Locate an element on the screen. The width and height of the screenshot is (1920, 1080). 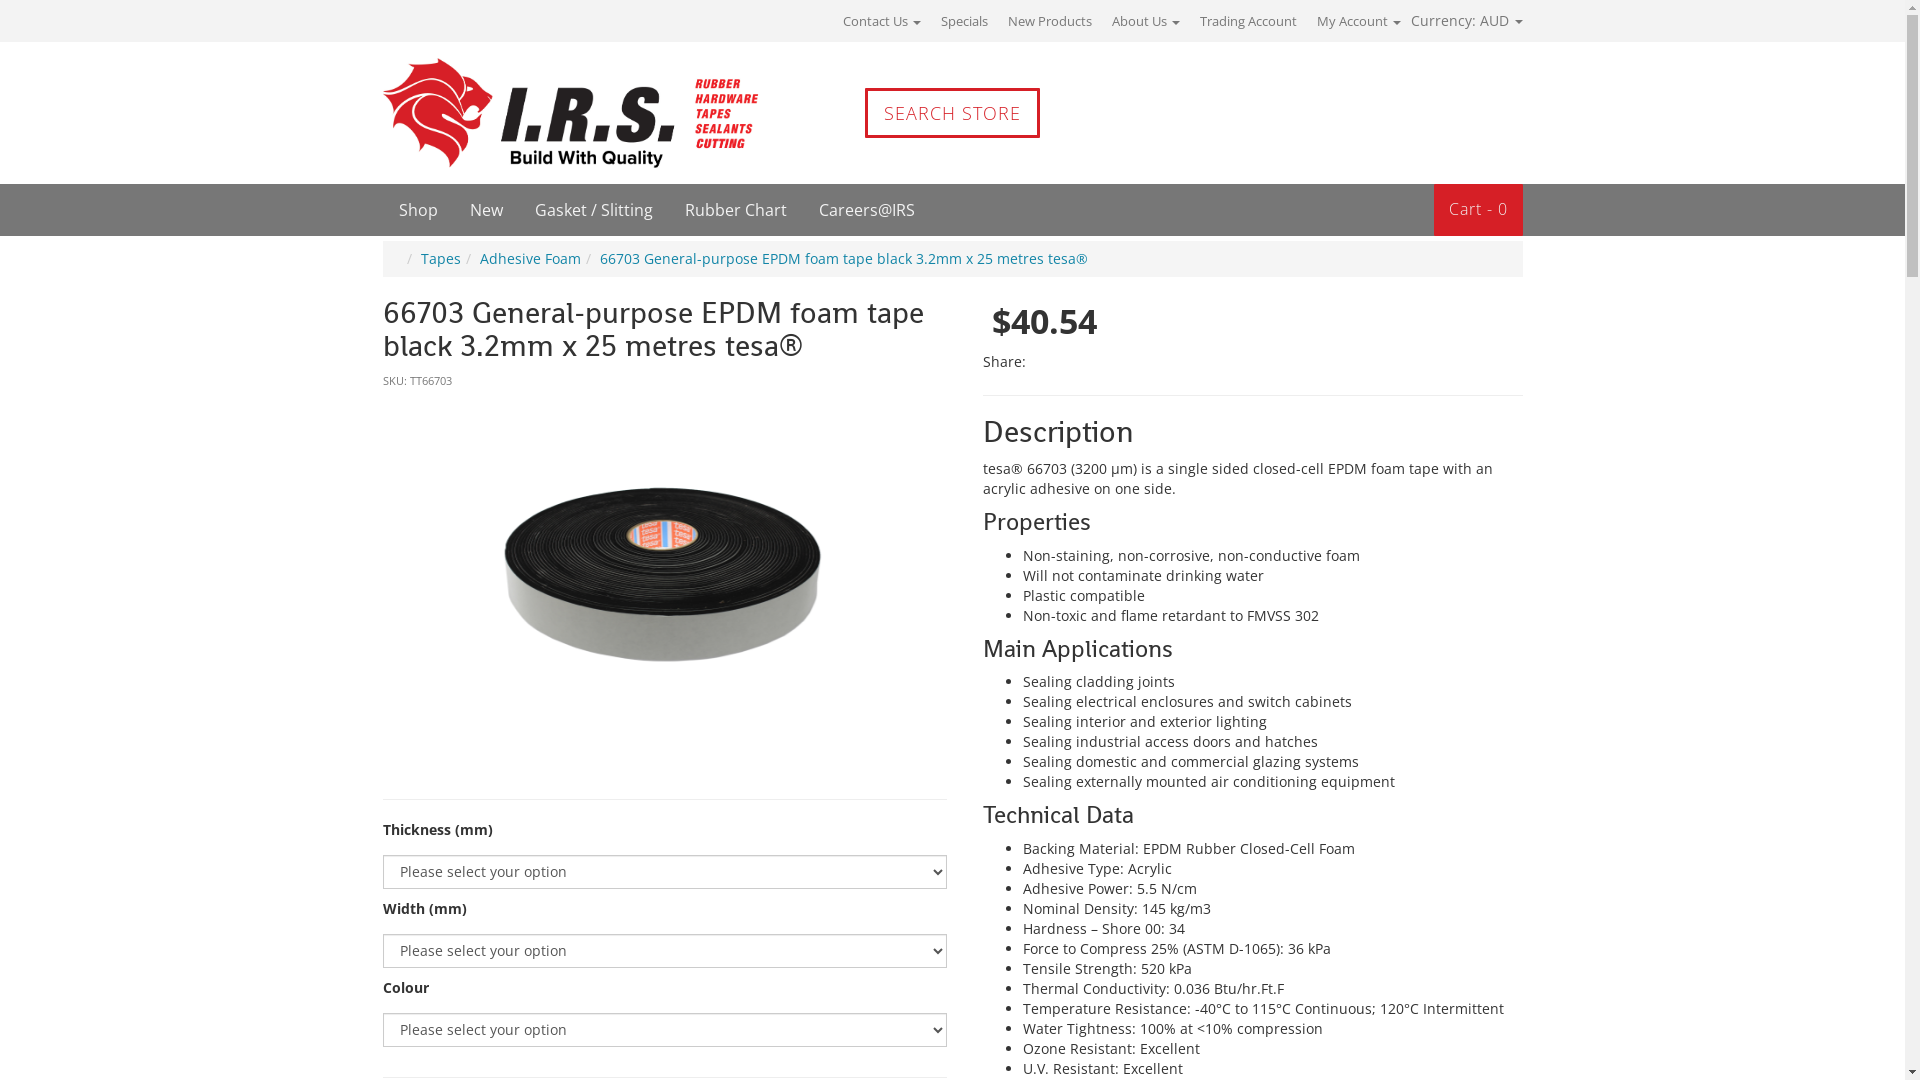
'Contact Us' is located at coordinates (880, 20).